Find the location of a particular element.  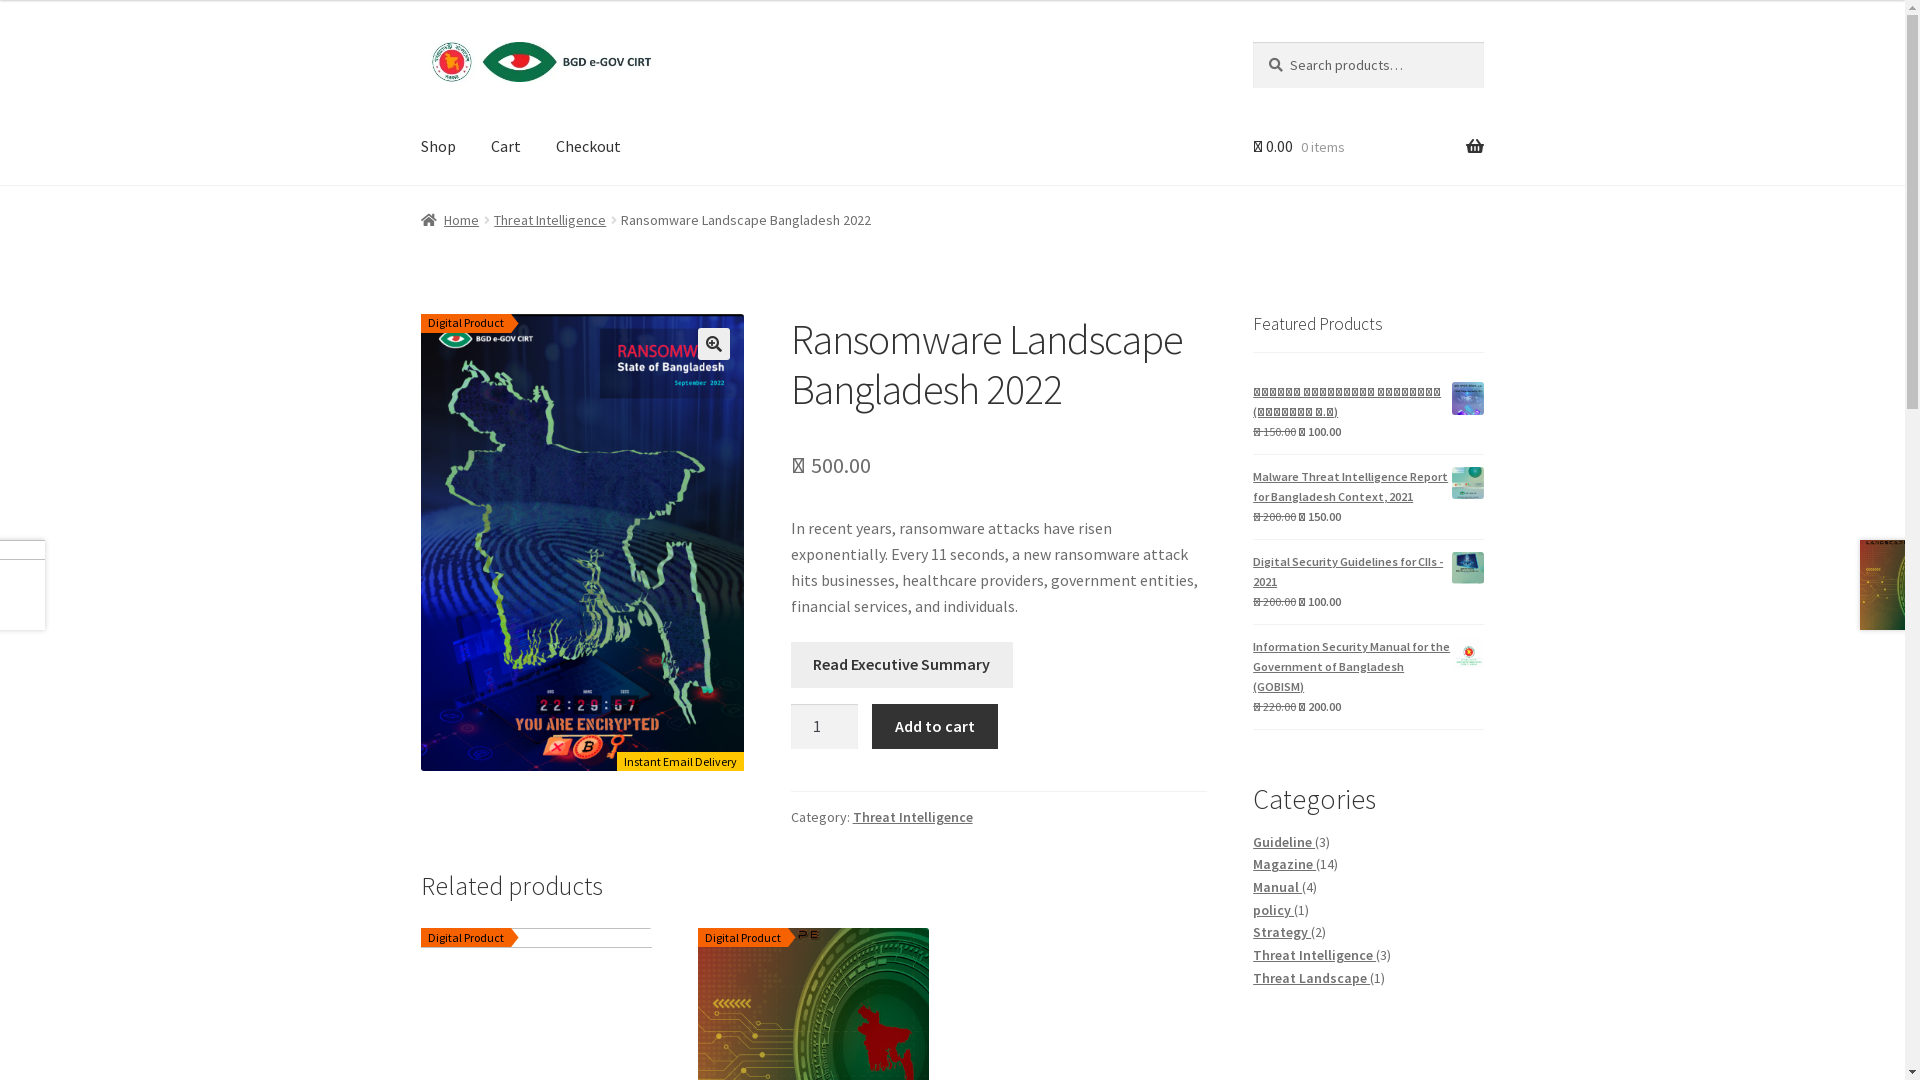

'Threat Intelligence' is located at coordinates (1314, 954).